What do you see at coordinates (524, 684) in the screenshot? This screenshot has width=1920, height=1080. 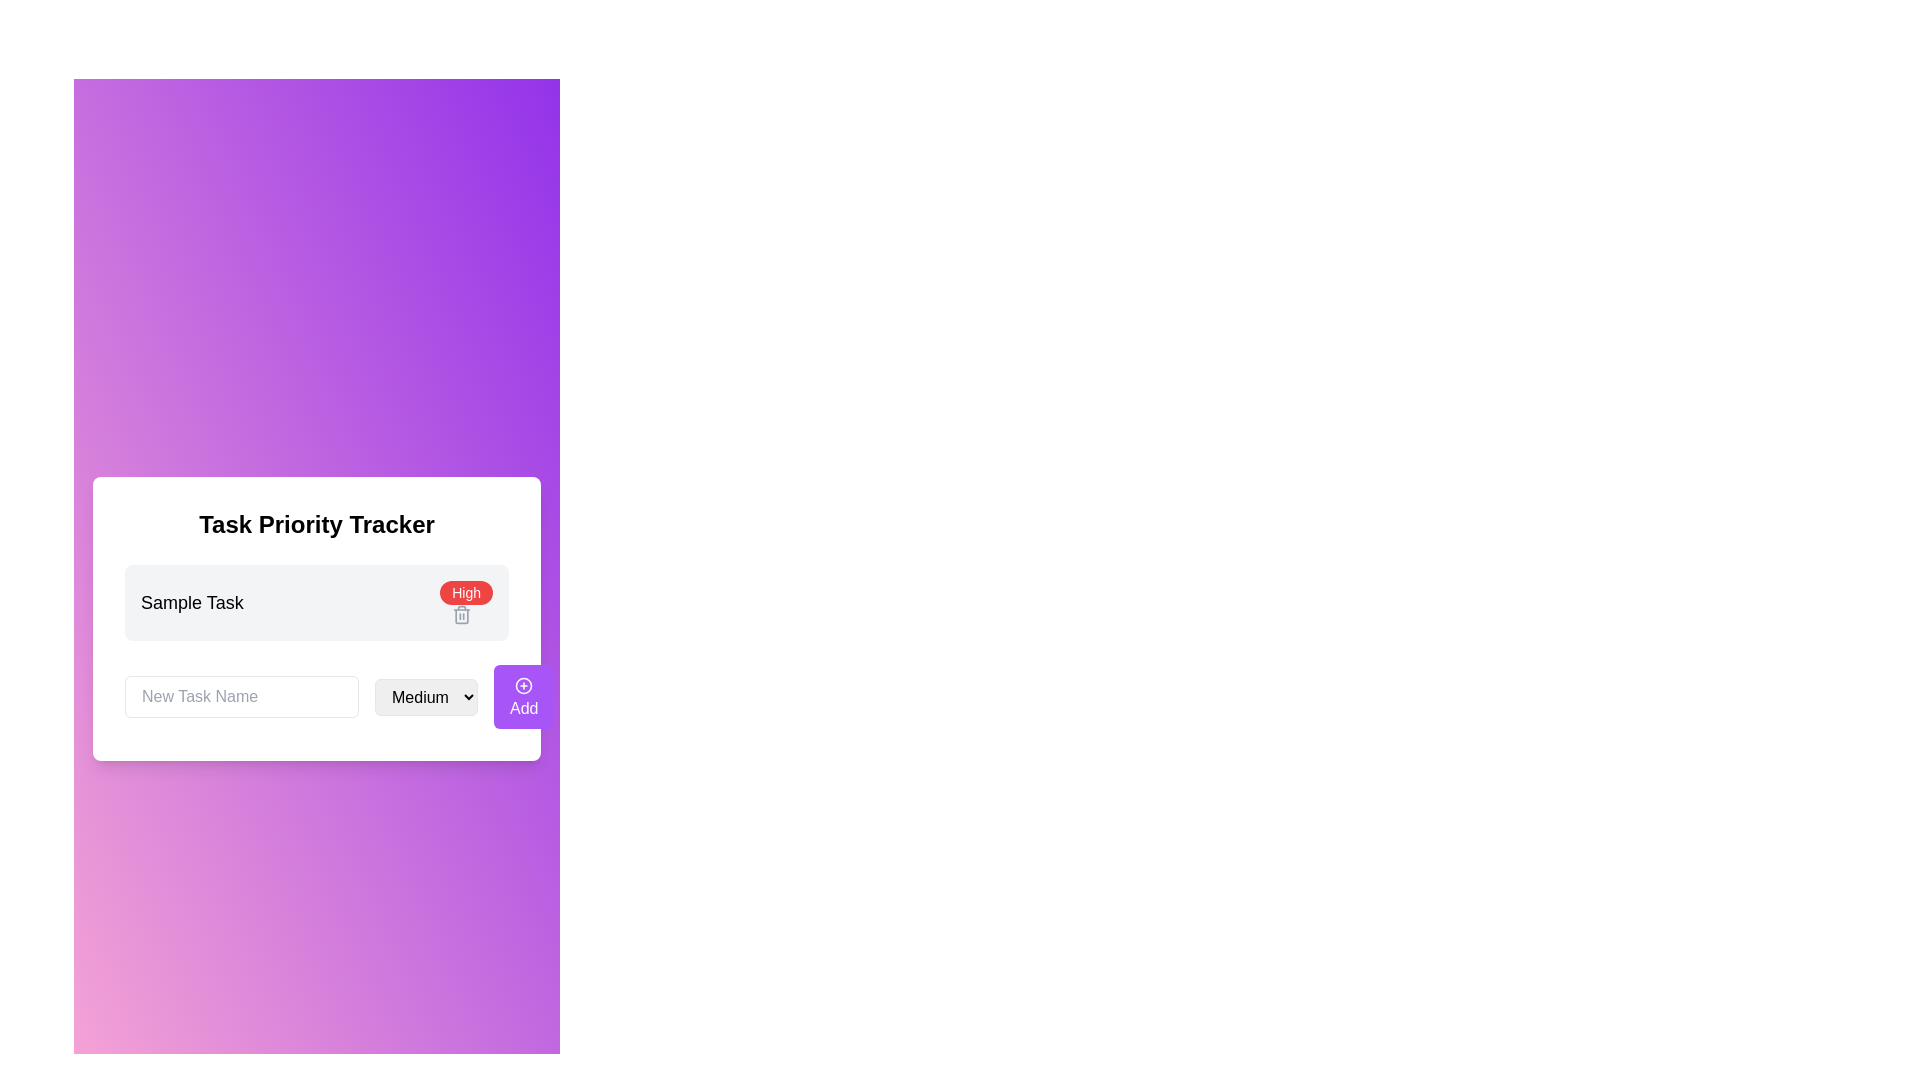 I see `the visual representation of the add icon located within the 'Add' button at the bottom-right section of the interface` at bounding box center [524, 684].